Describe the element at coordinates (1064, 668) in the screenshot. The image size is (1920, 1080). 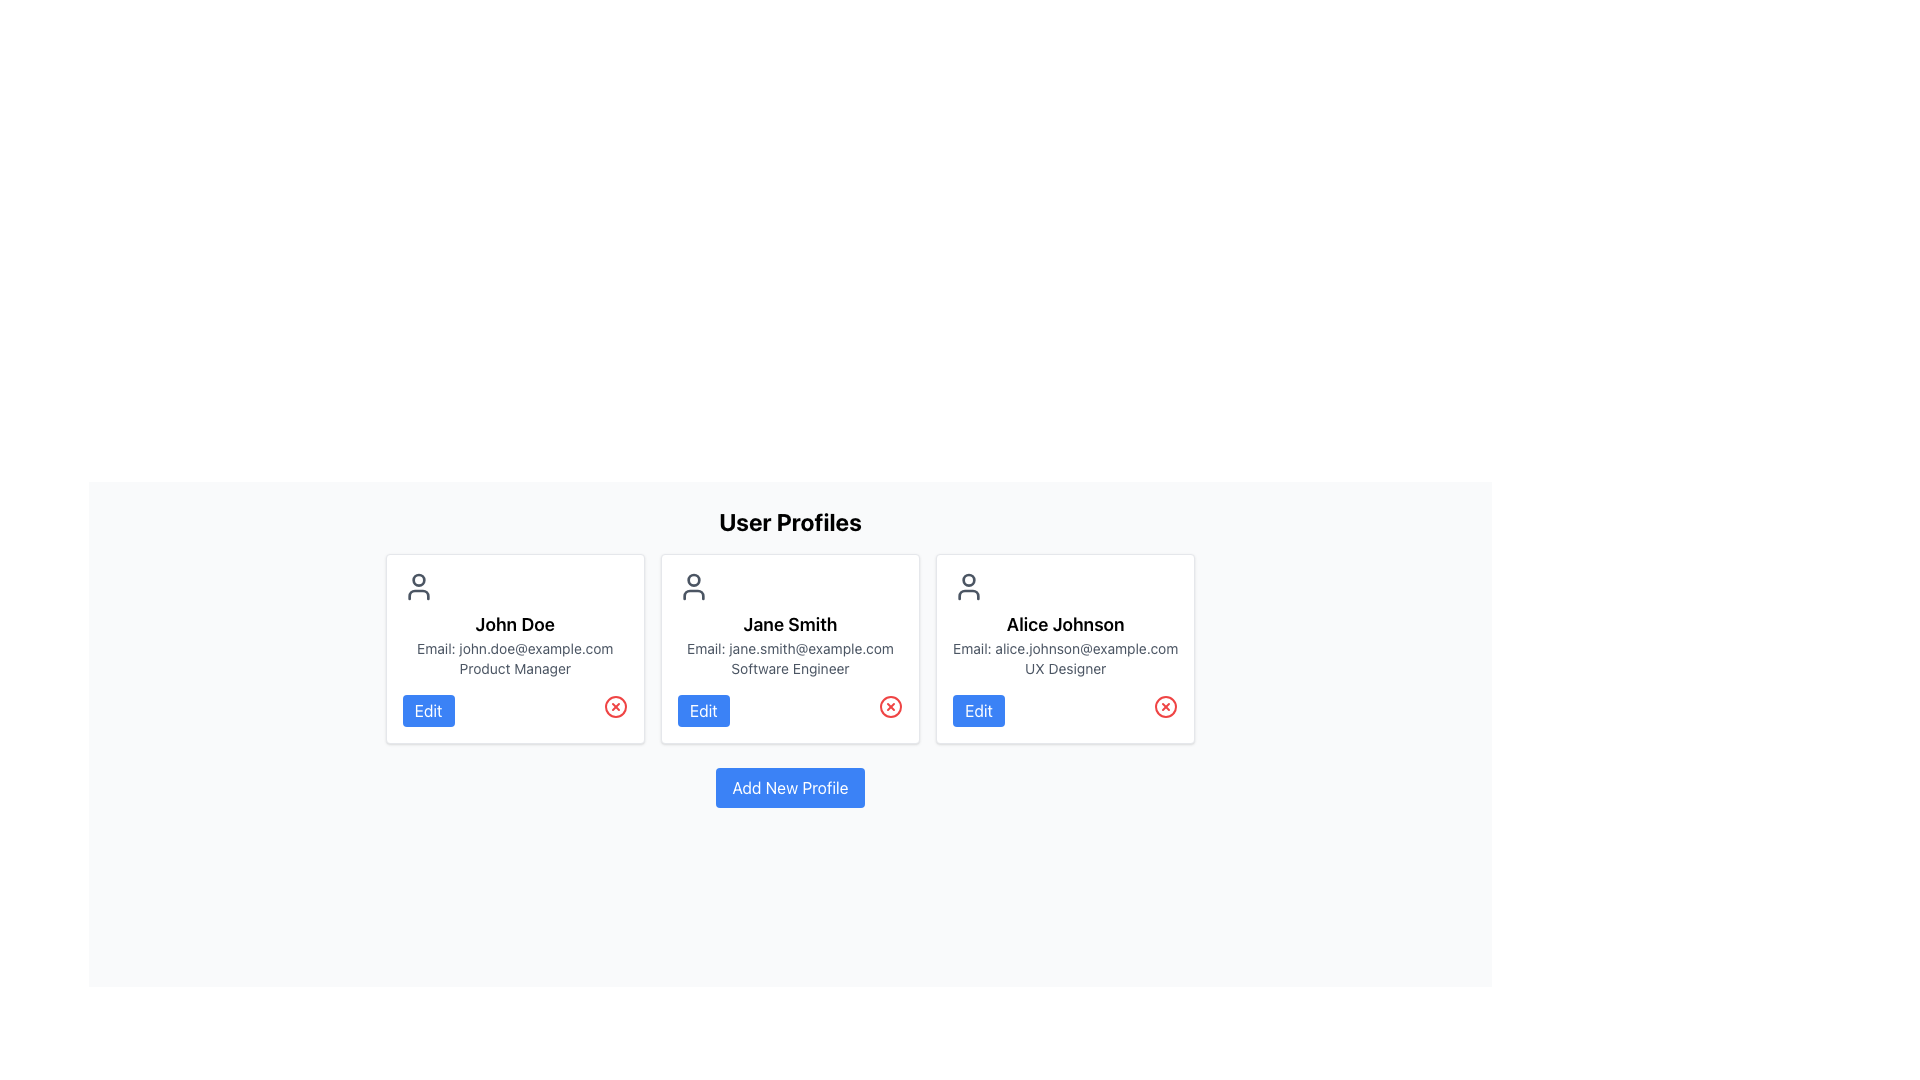
I see `the text label 'UX Designer' which is displayed in a small, gray font on Alice Johnson's user profile card, located below her email address and above the 'Edit' button` at that location.